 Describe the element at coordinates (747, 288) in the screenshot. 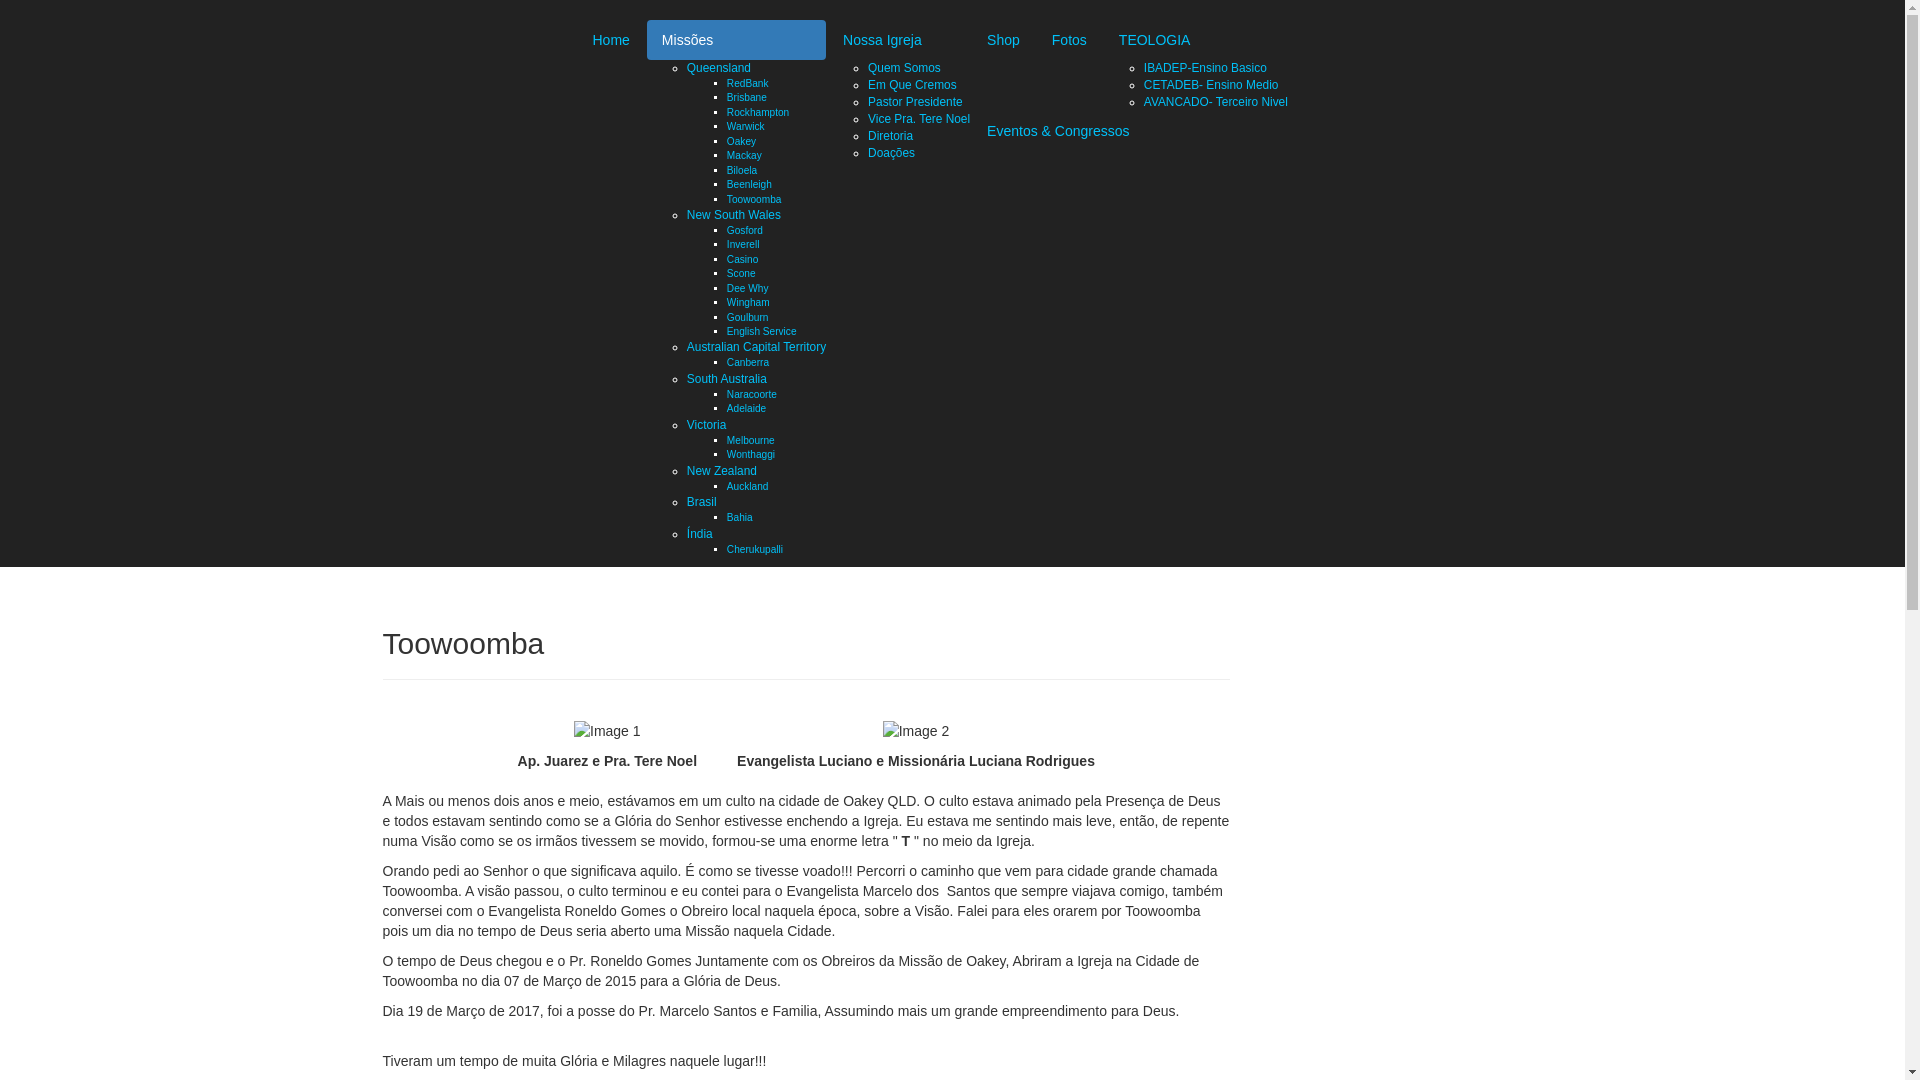

I see `'Dee Why'` at that location.